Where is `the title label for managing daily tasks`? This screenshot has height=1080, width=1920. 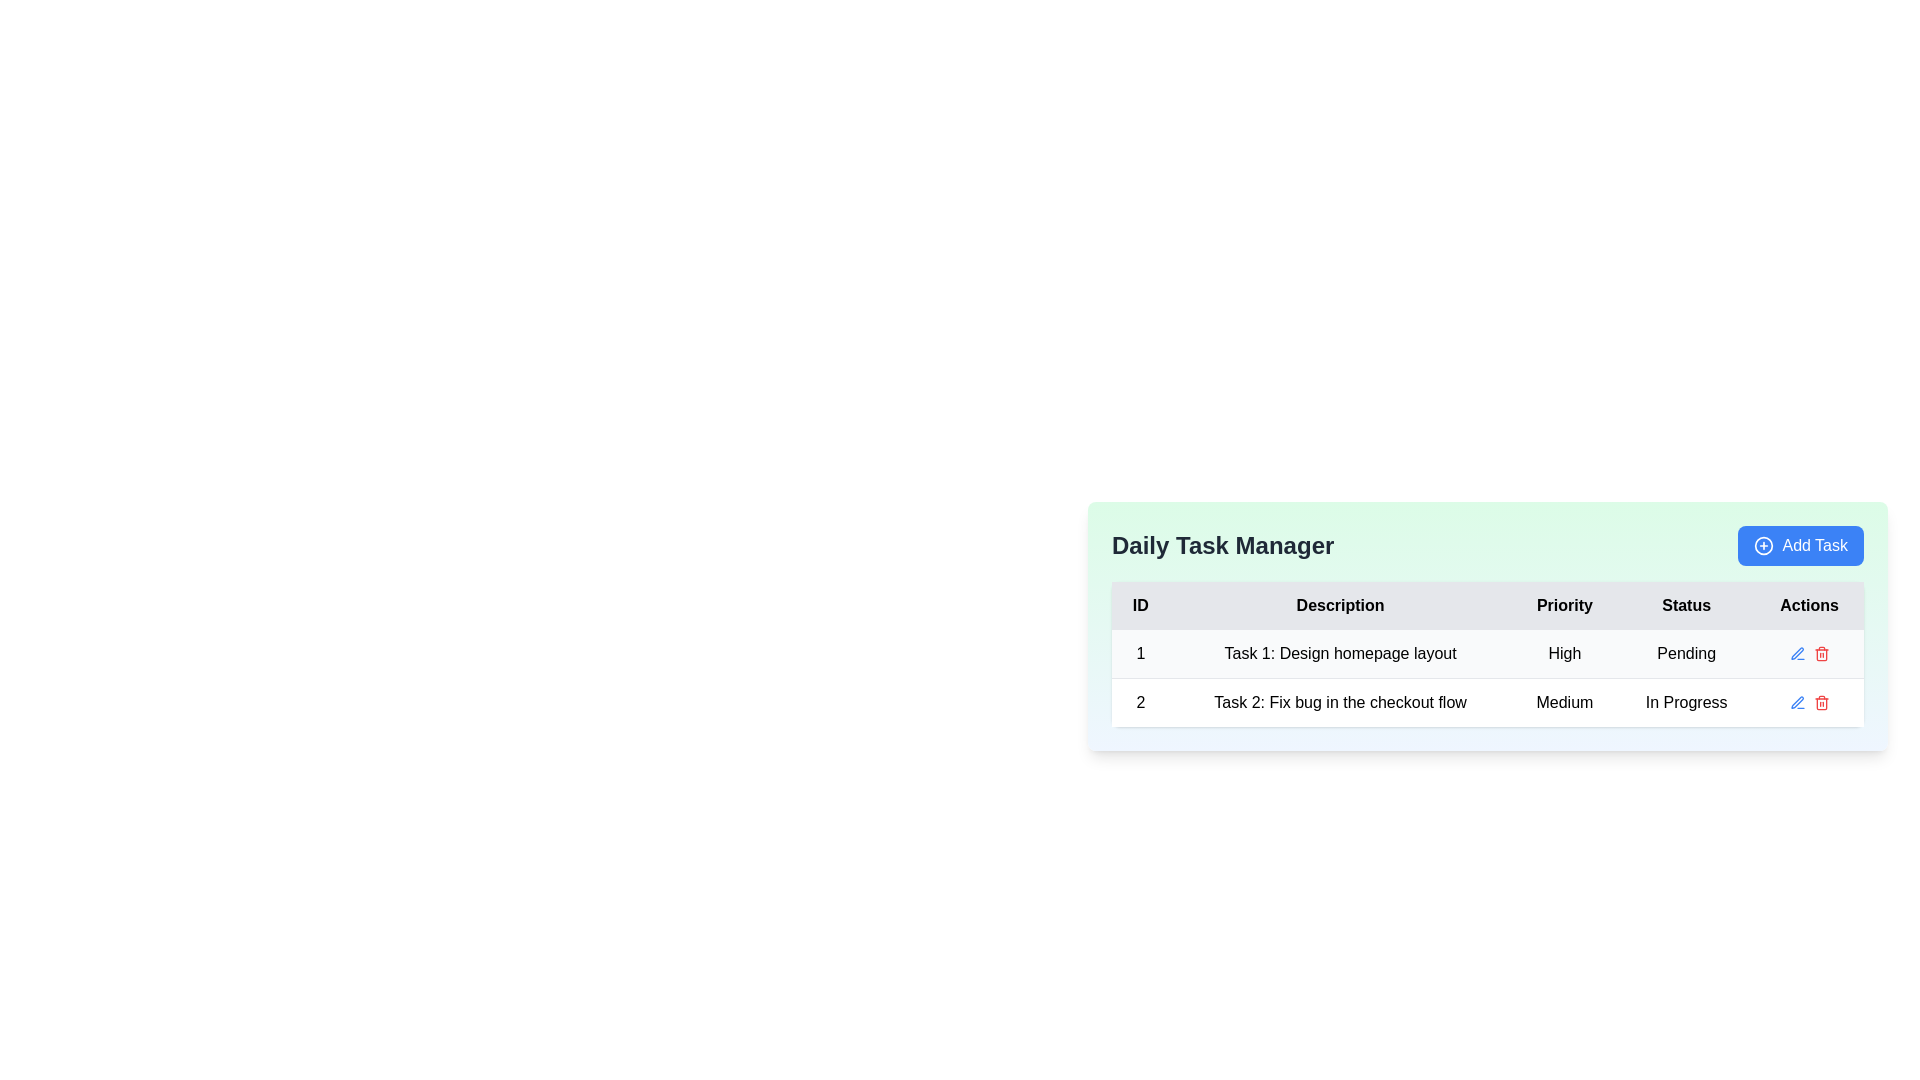
the title label for managing daily tasks is located at coordinates (1222, 546).